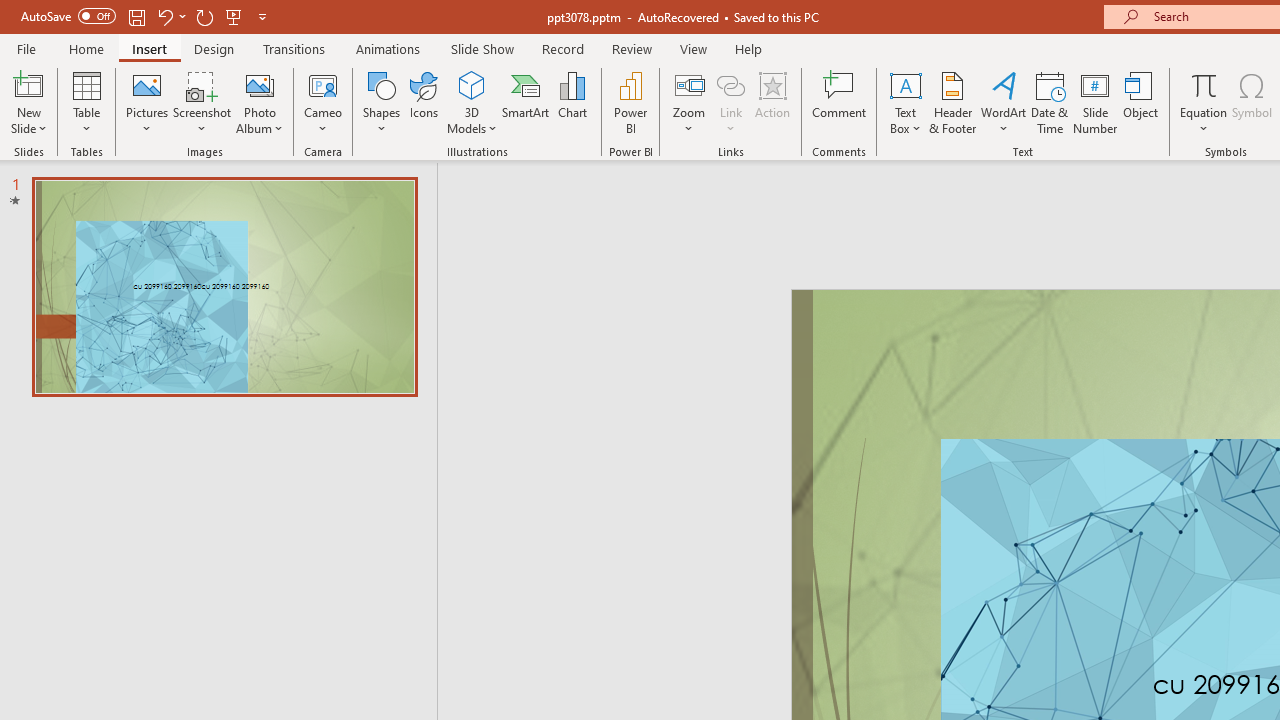 The height and width of the screenshot is (720, 1280). What do you see at coordinates (1251, 103) in the screenshot?
I see `'Symbol...'` at bounding box center [1251, 103].